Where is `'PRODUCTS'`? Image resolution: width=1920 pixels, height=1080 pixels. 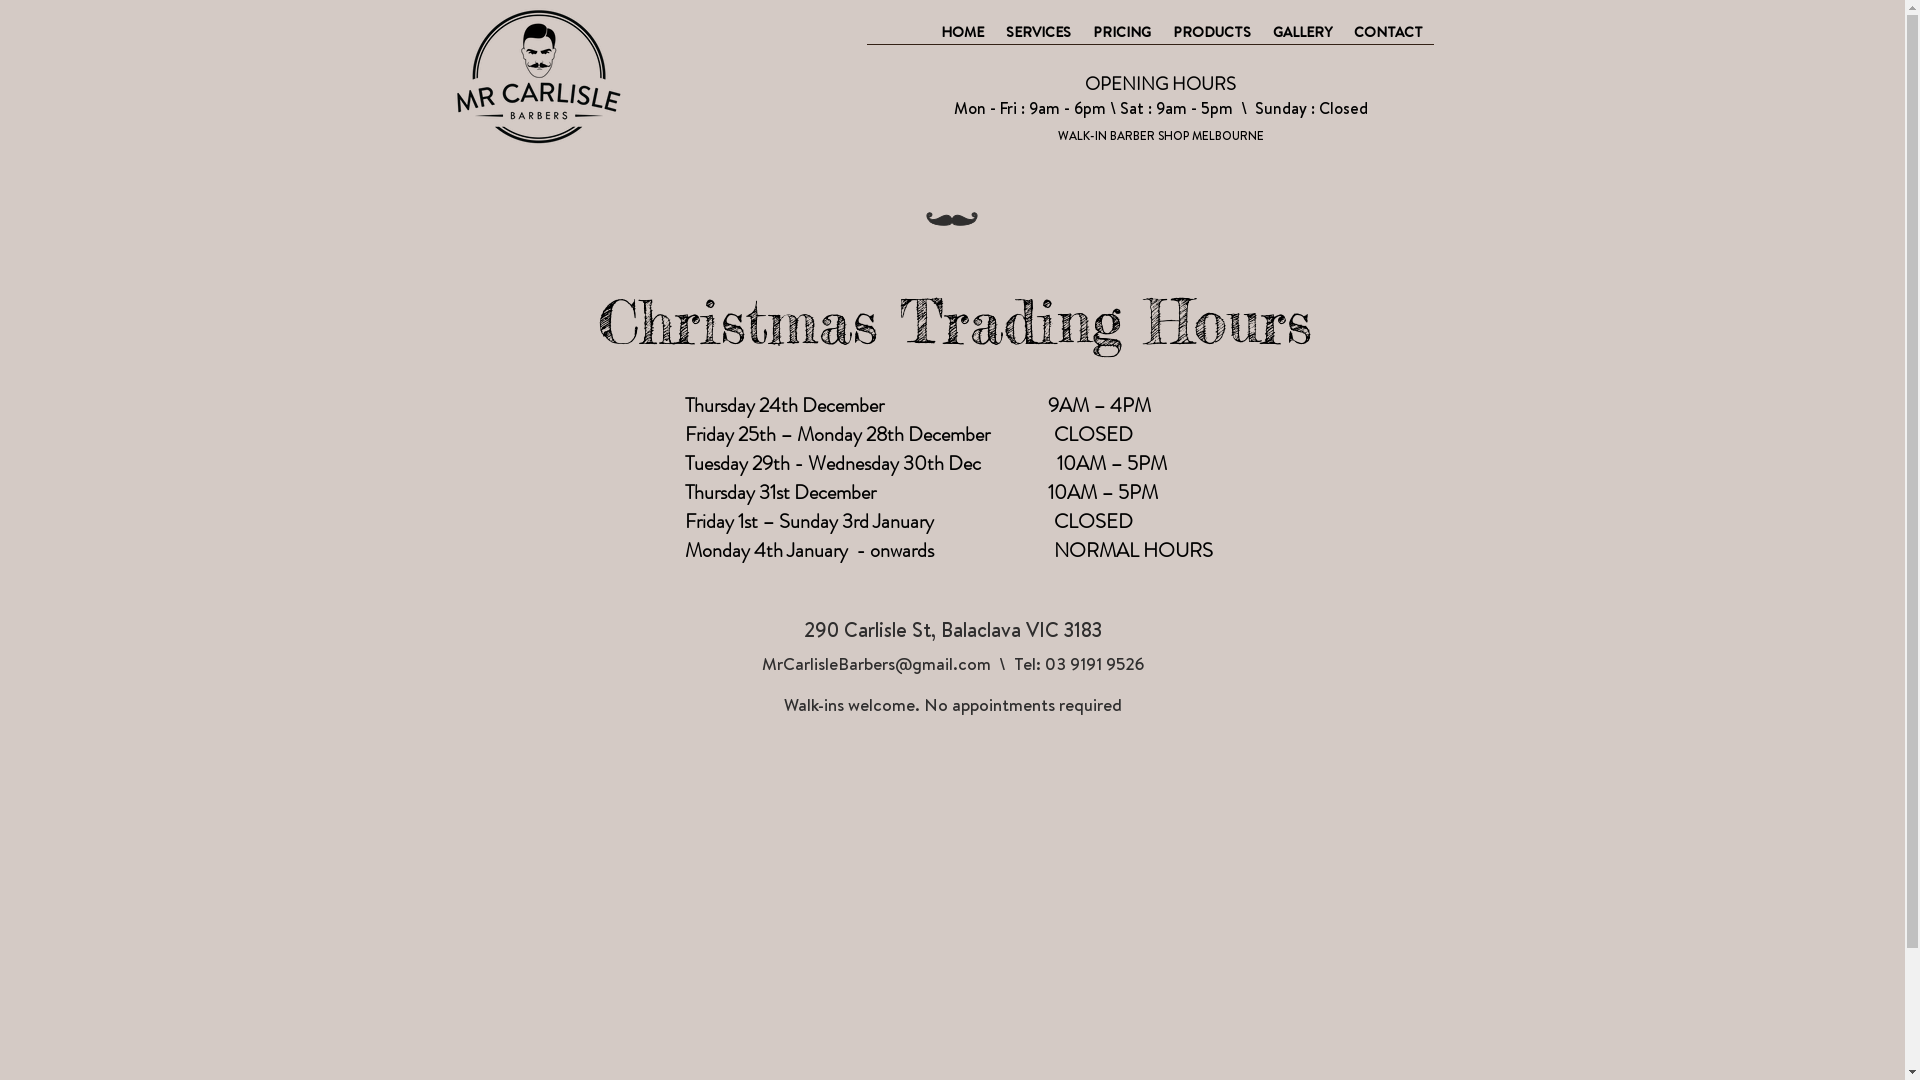
'PRODUCTS' is located at coordinates (1211, 38).